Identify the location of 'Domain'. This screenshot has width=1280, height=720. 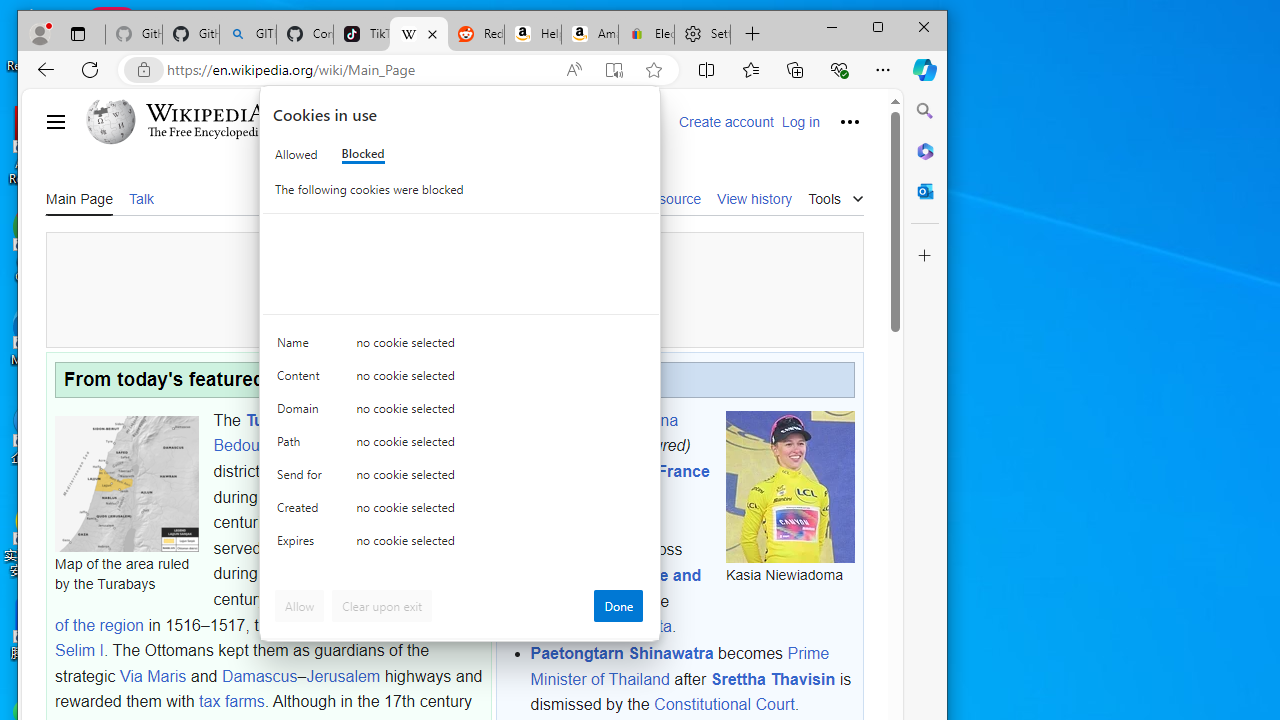
(301, 412).